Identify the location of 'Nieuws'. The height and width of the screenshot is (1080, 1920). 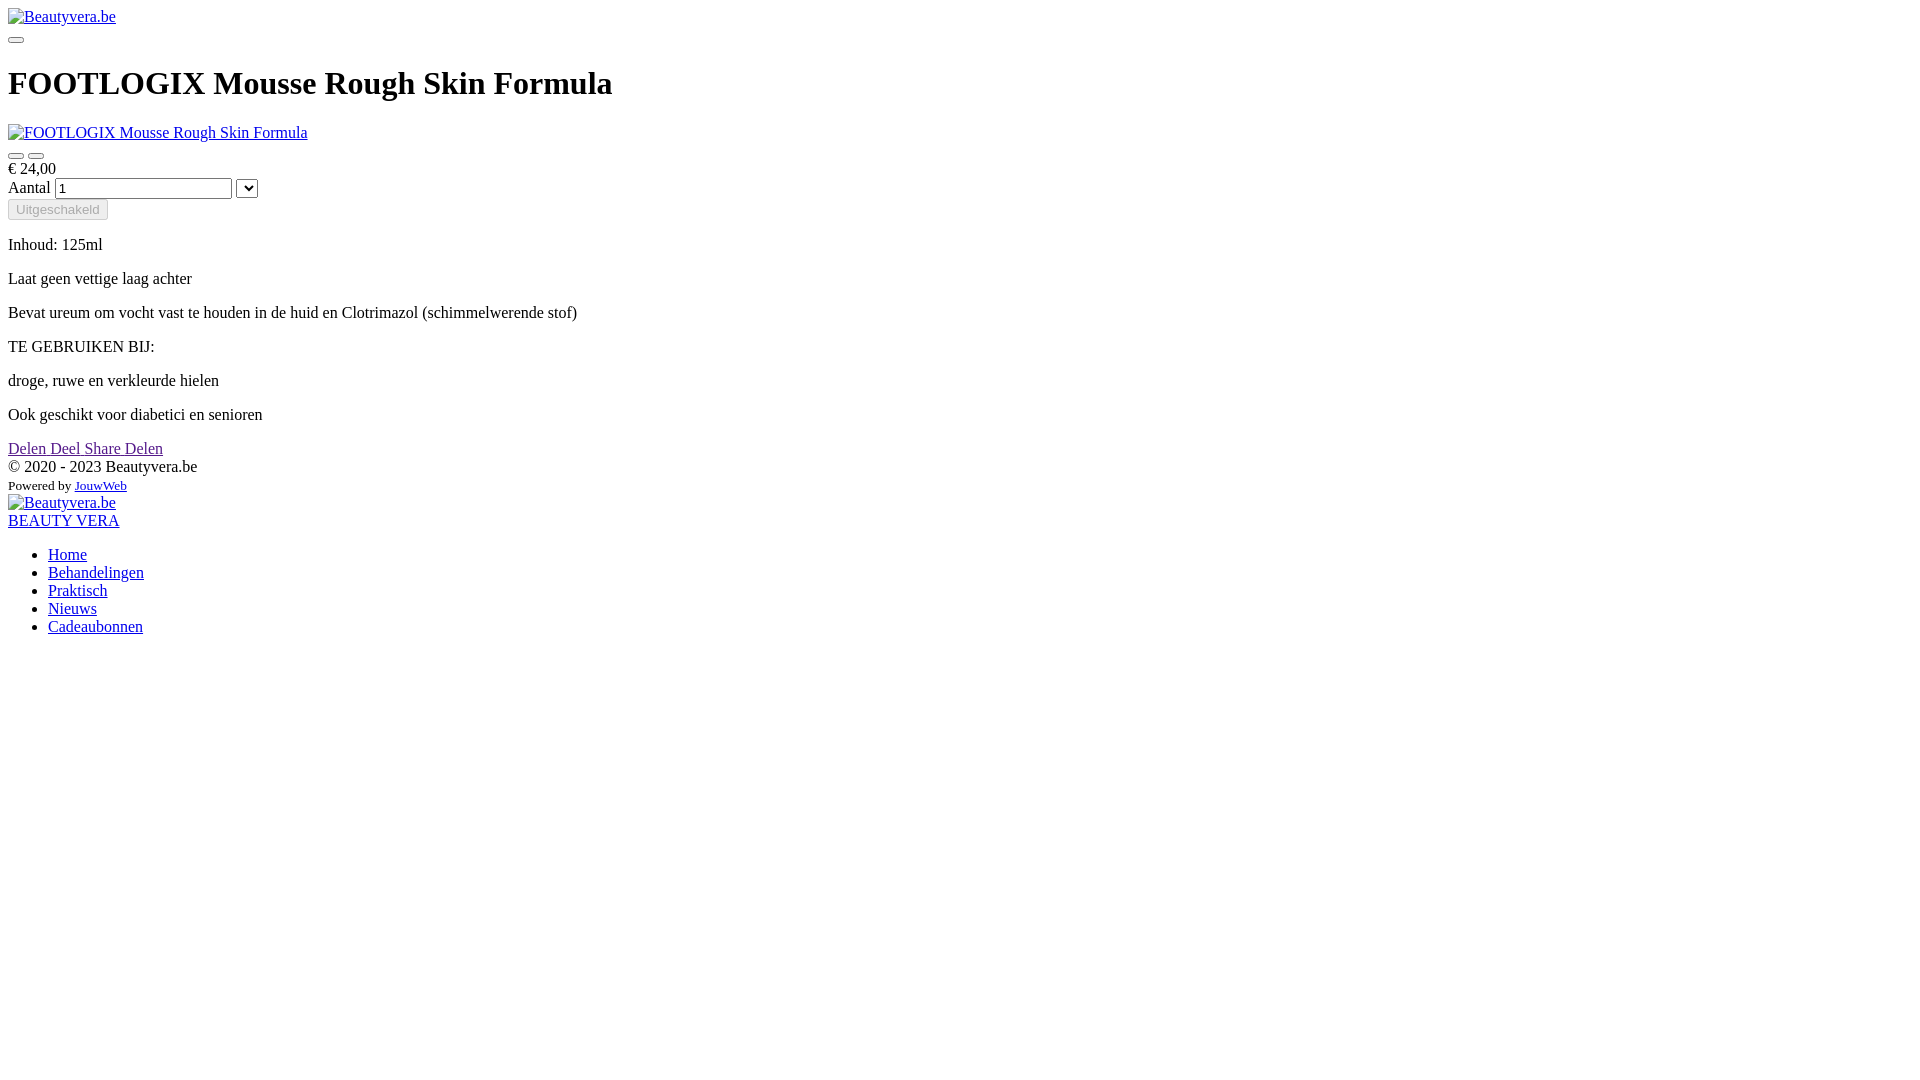
(72, 607).